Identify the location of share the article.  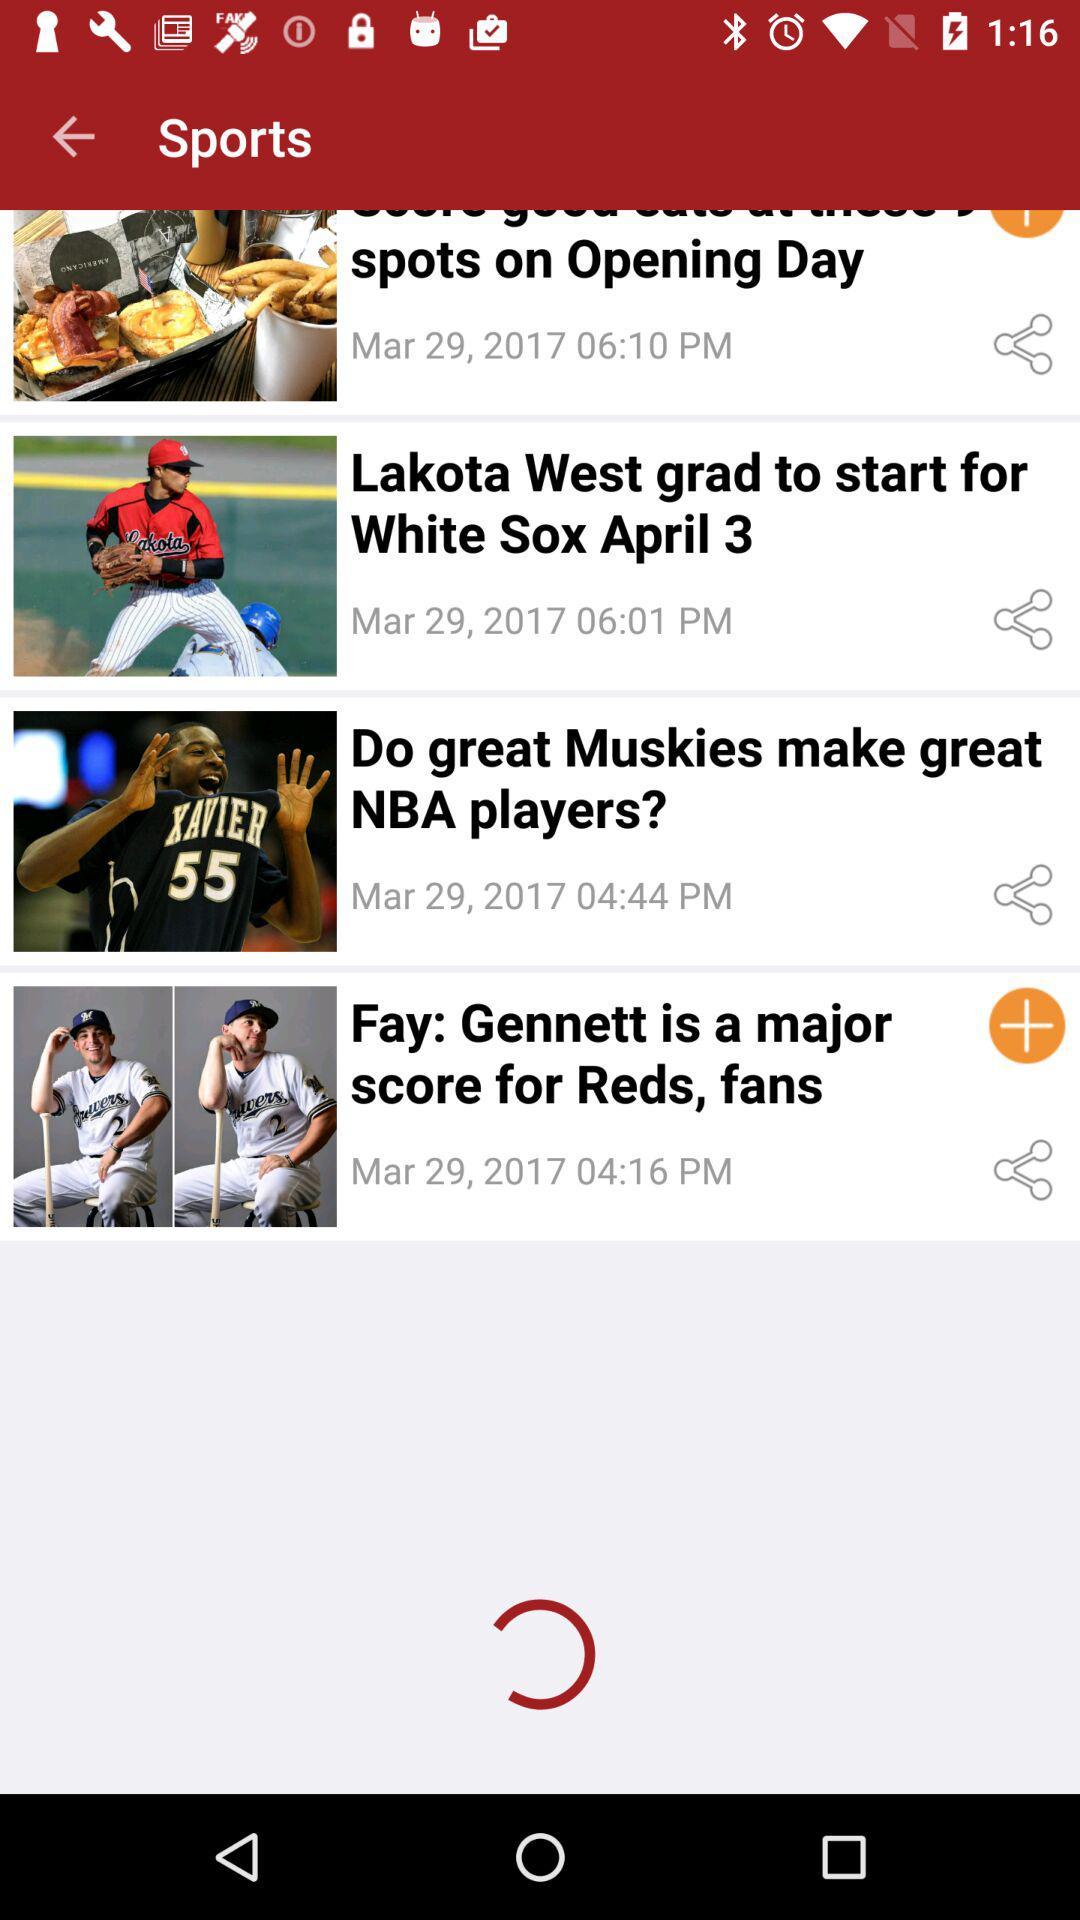
(1027, 894).